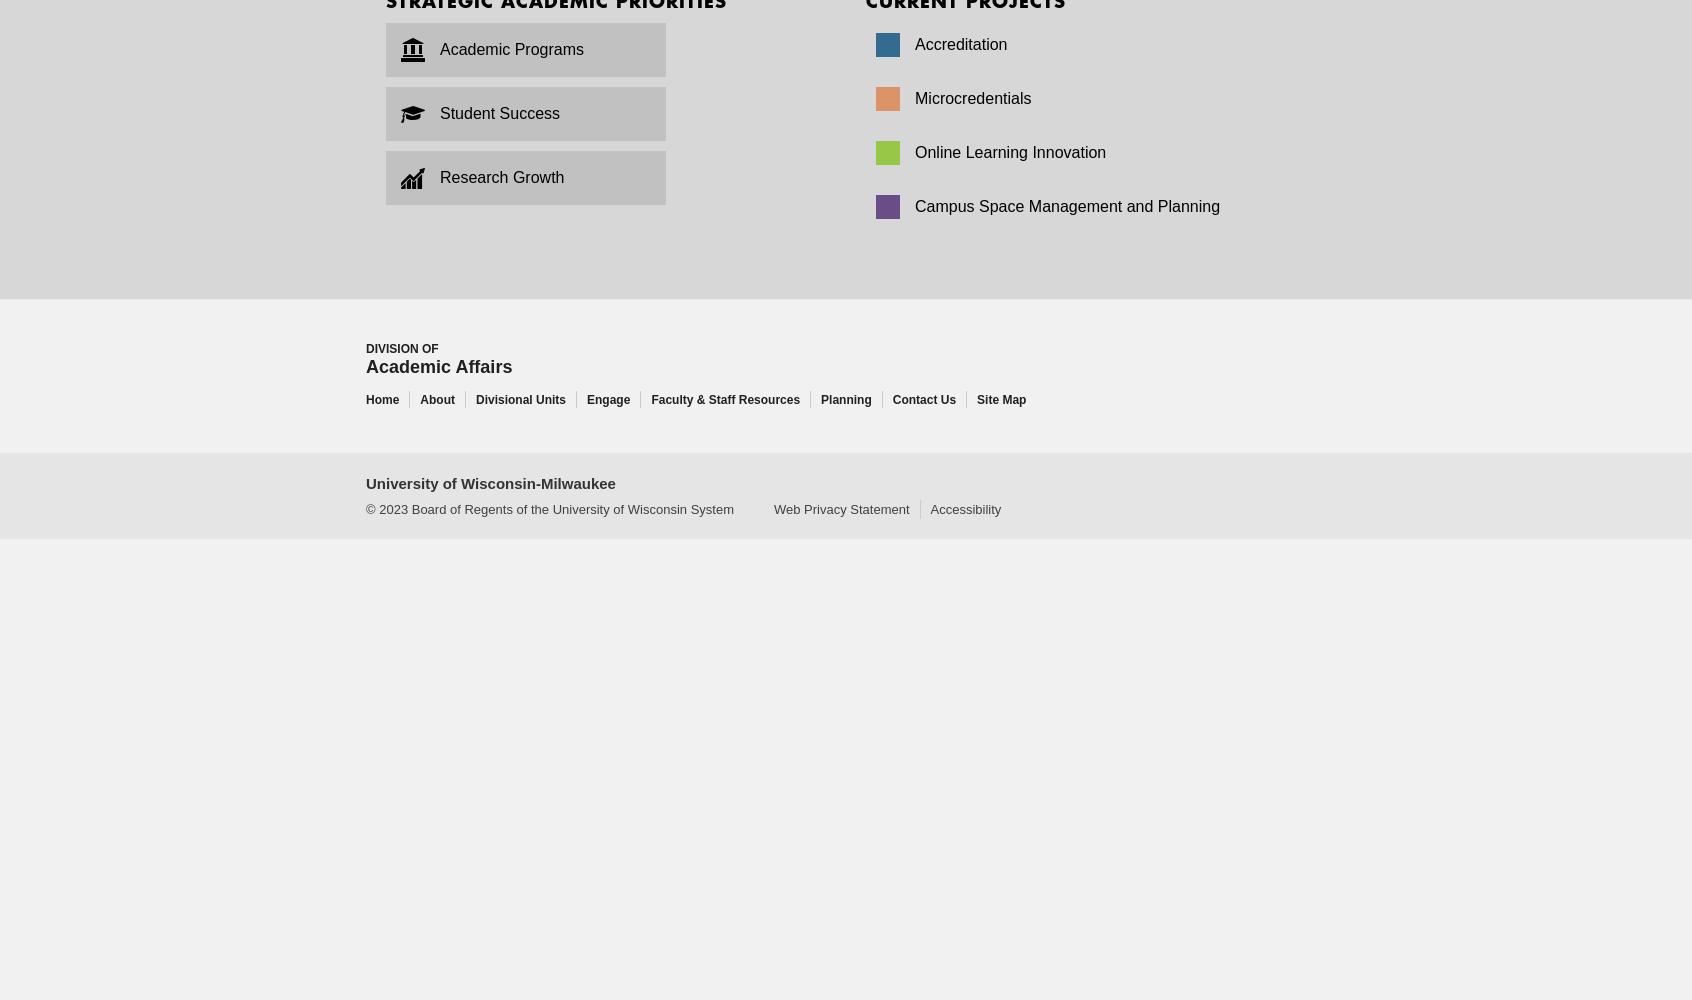 The image size is (1692, 1000). I want to click on 'Microcredentials', so click(973, 97).